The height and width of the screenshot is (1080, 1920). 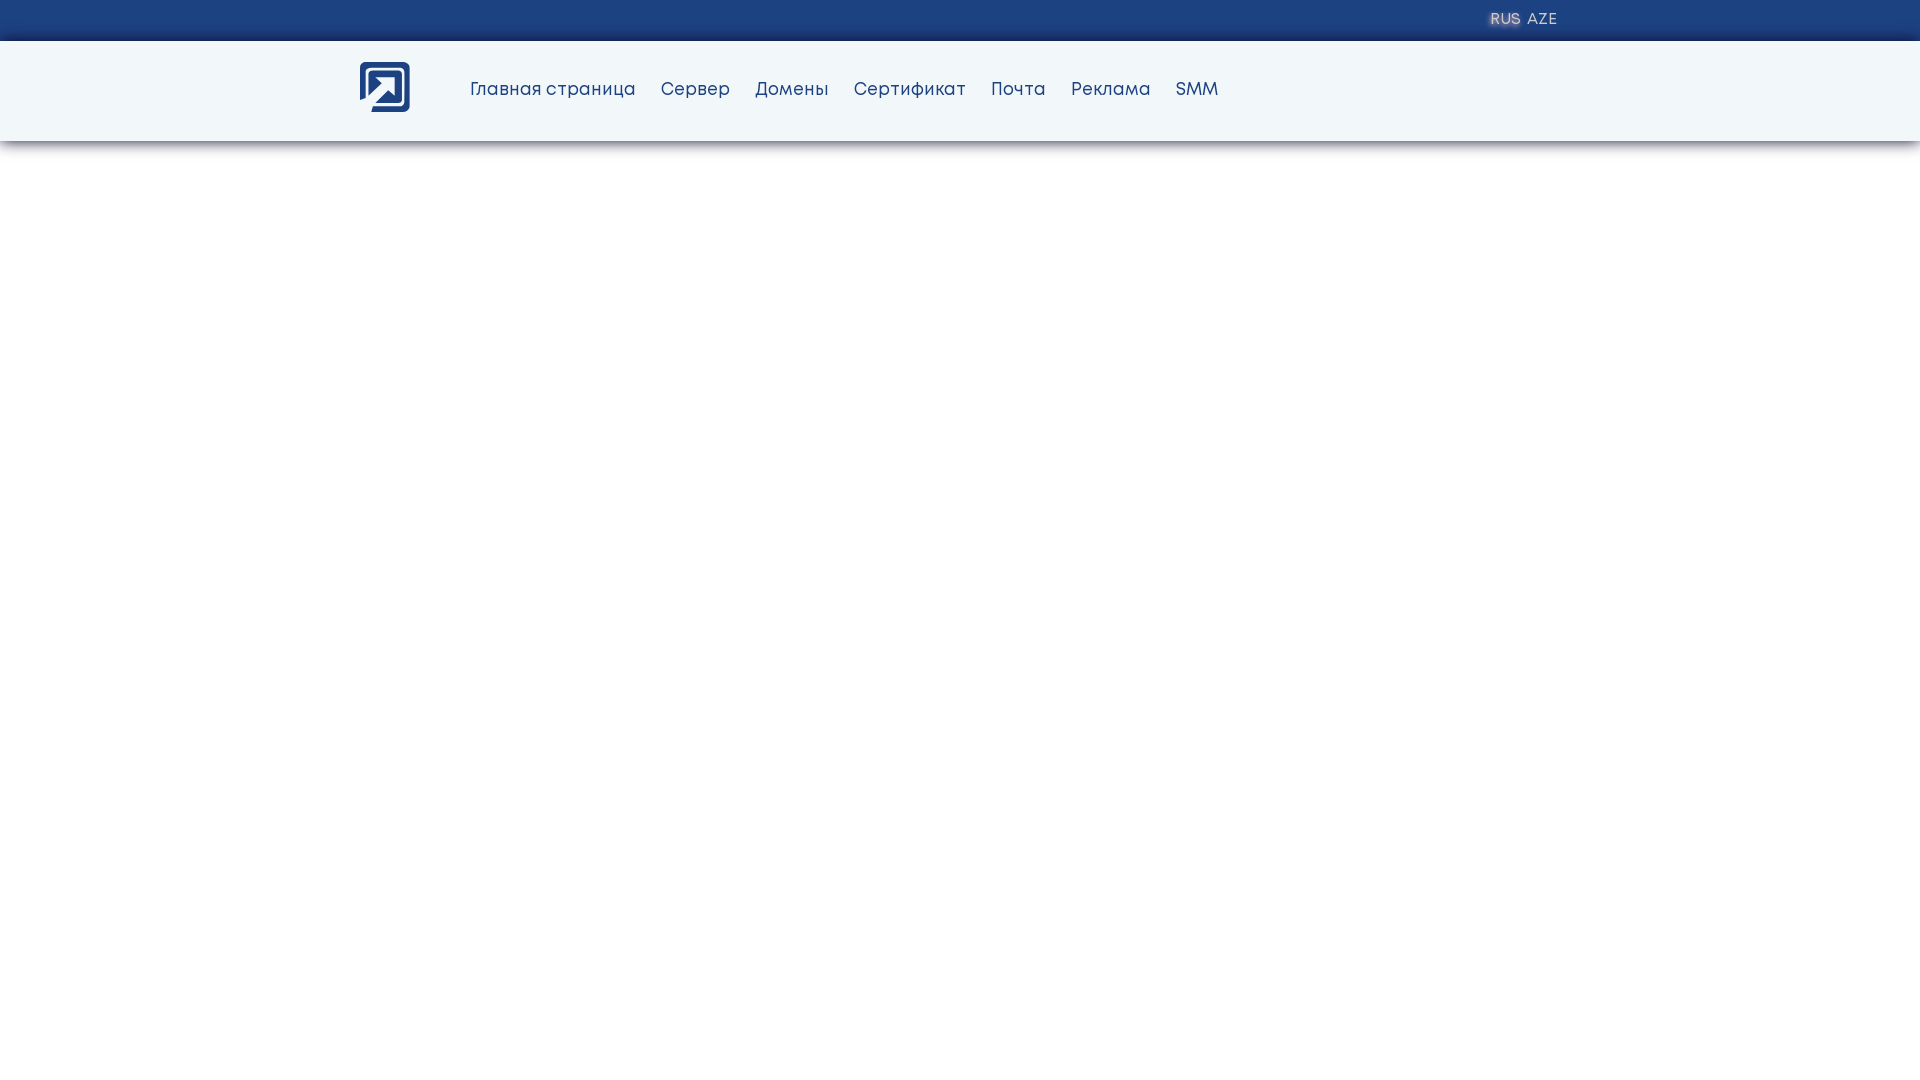 What do you see at coordinates (1540, 19) in the screenshot?
I see `'AZE'` at bounding box center [1540, 19].